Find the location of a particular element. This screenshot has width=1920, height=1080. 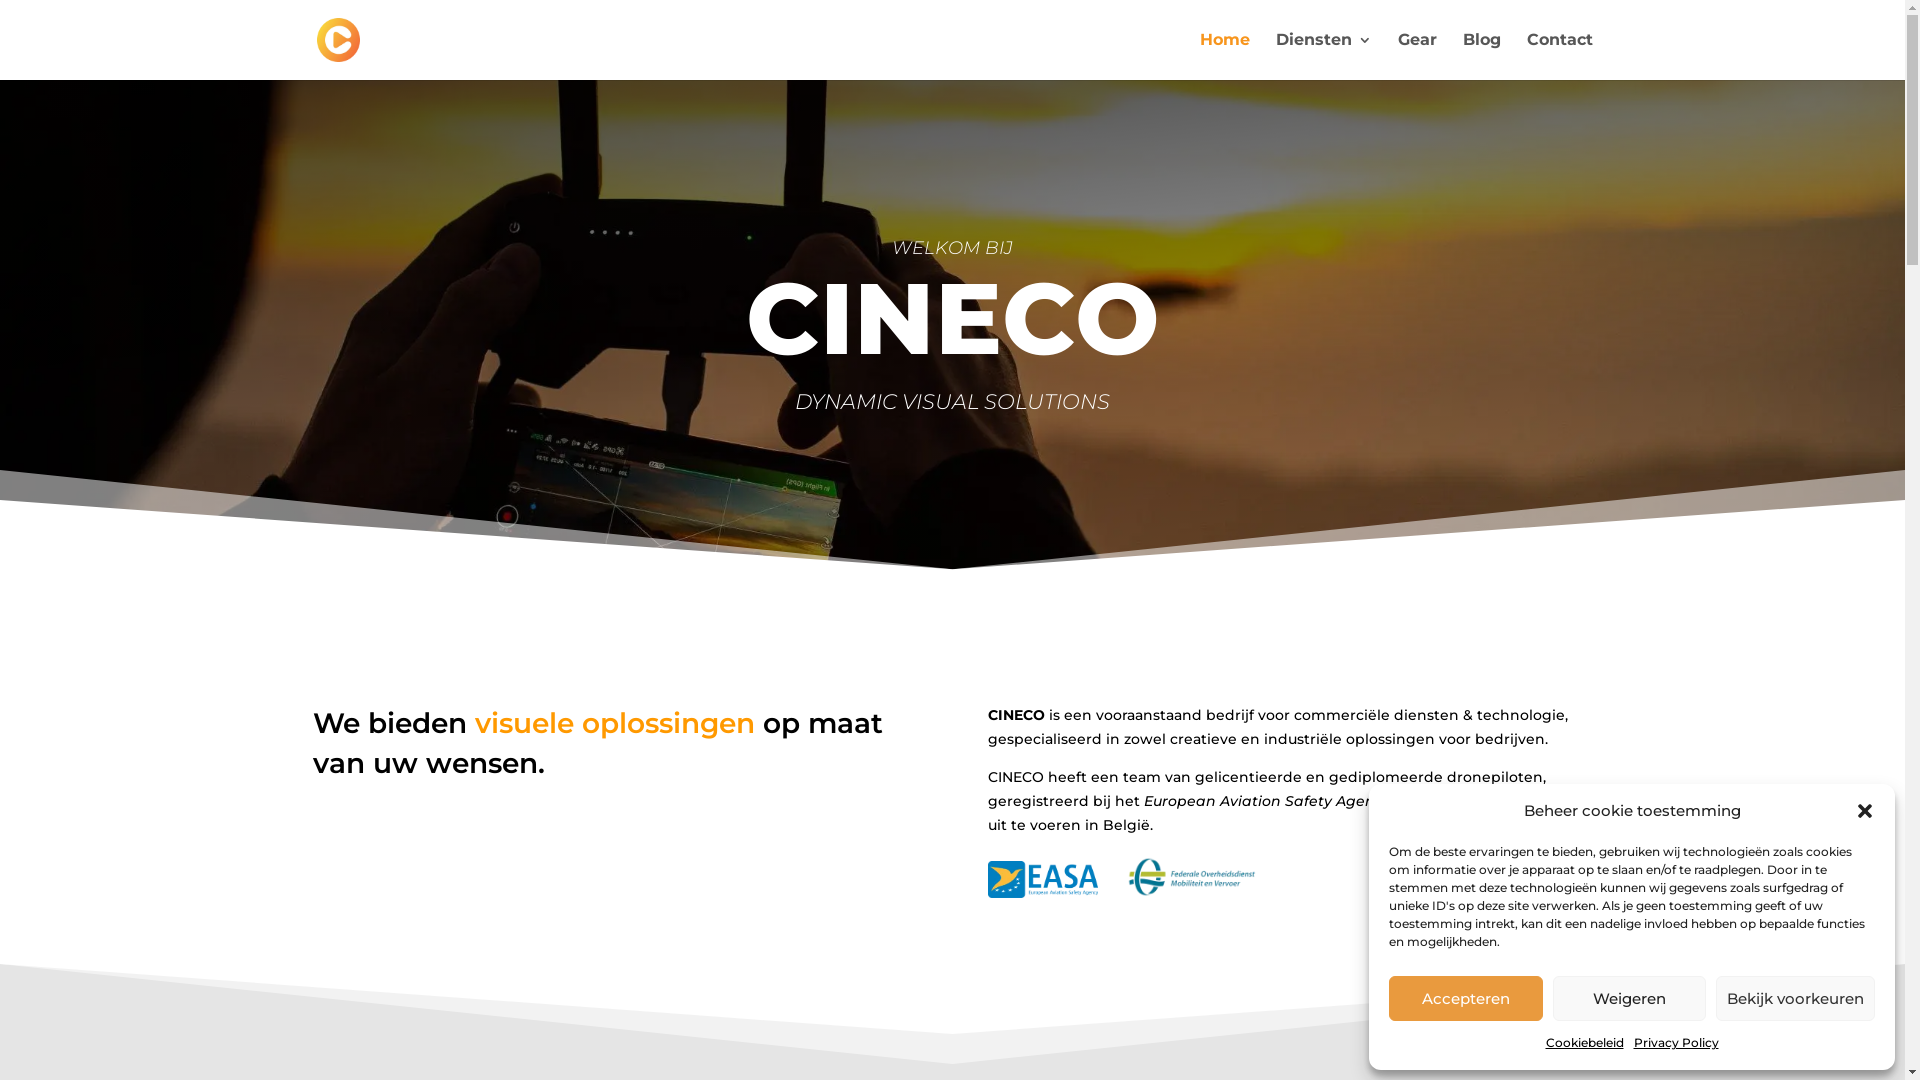

'Weigeren' is located at coordinates (1628, 998).